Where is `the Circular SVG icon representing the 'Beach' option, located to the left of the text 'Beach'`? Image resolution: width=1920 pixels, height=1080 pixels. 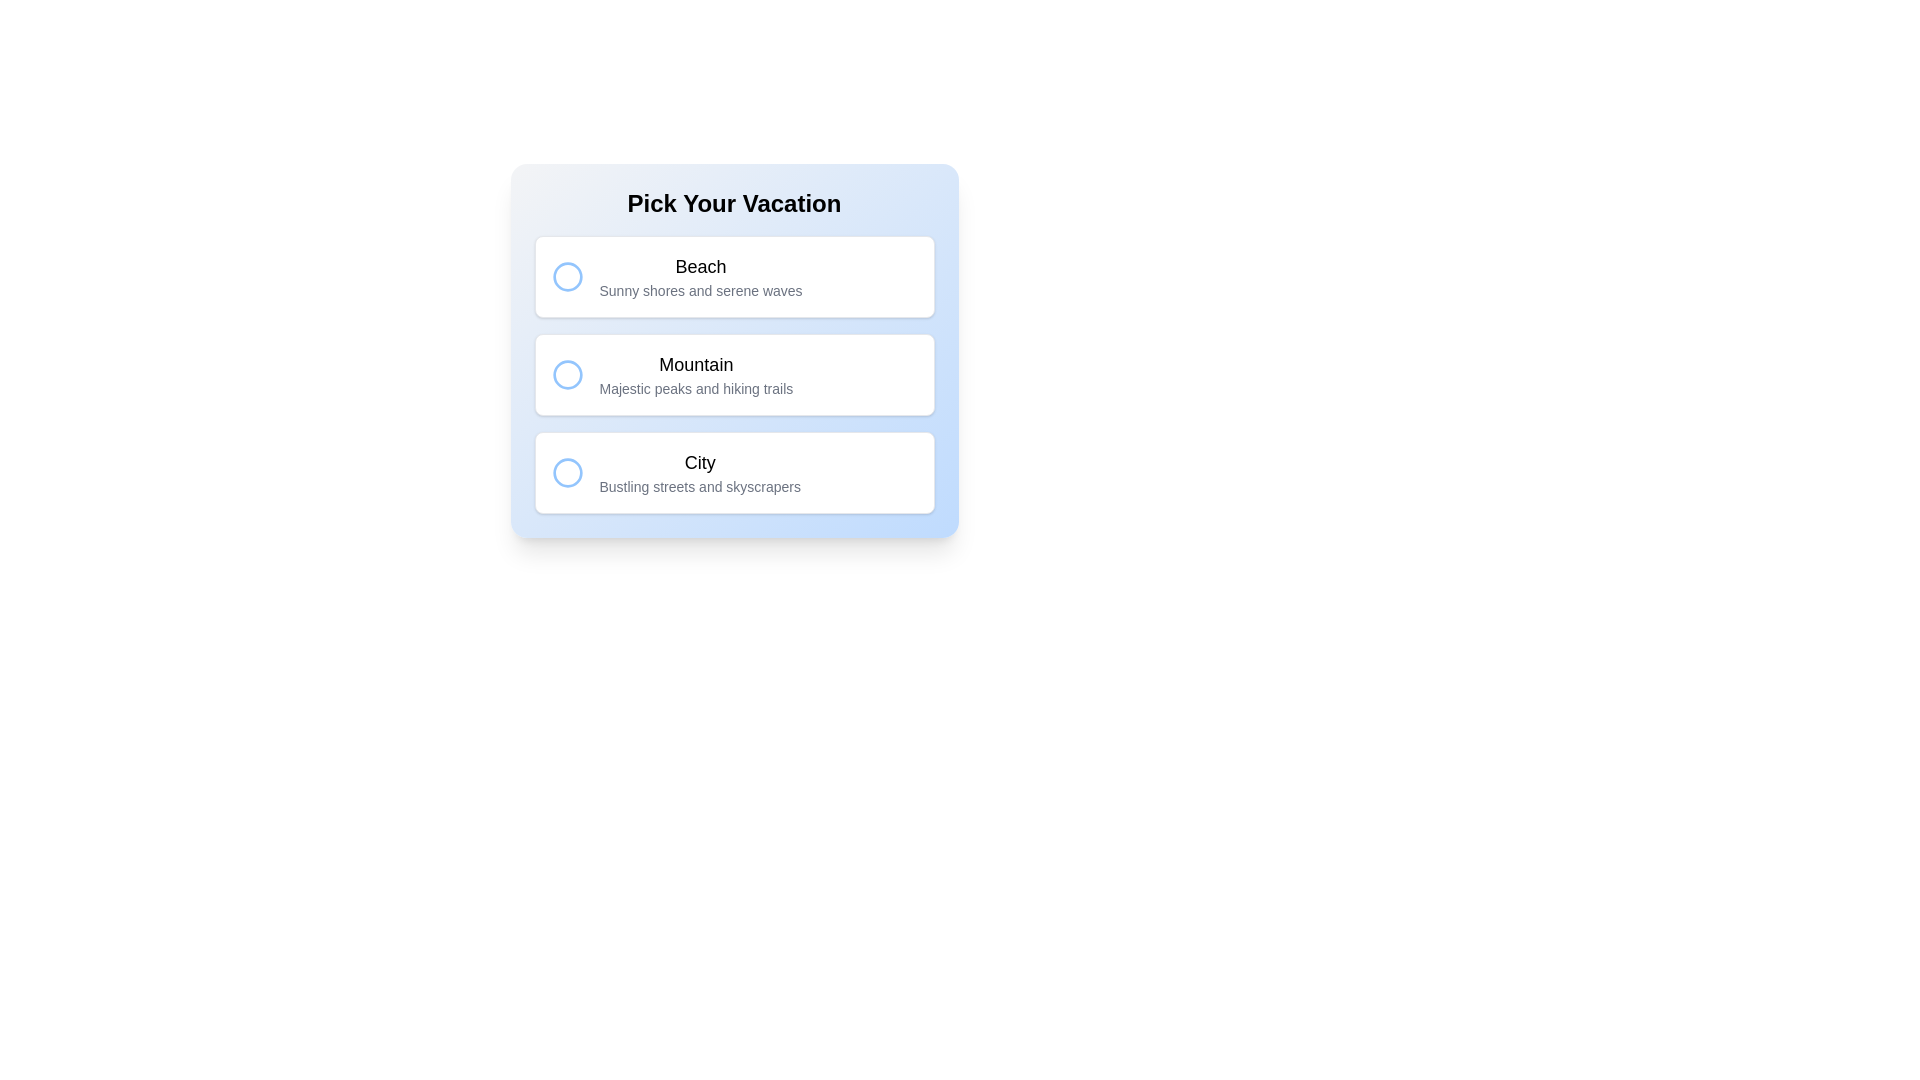 the Circular SVG icon representing the 'Beach' option, located to the left of the text 'Beach' is located at coordinates (566, 277).